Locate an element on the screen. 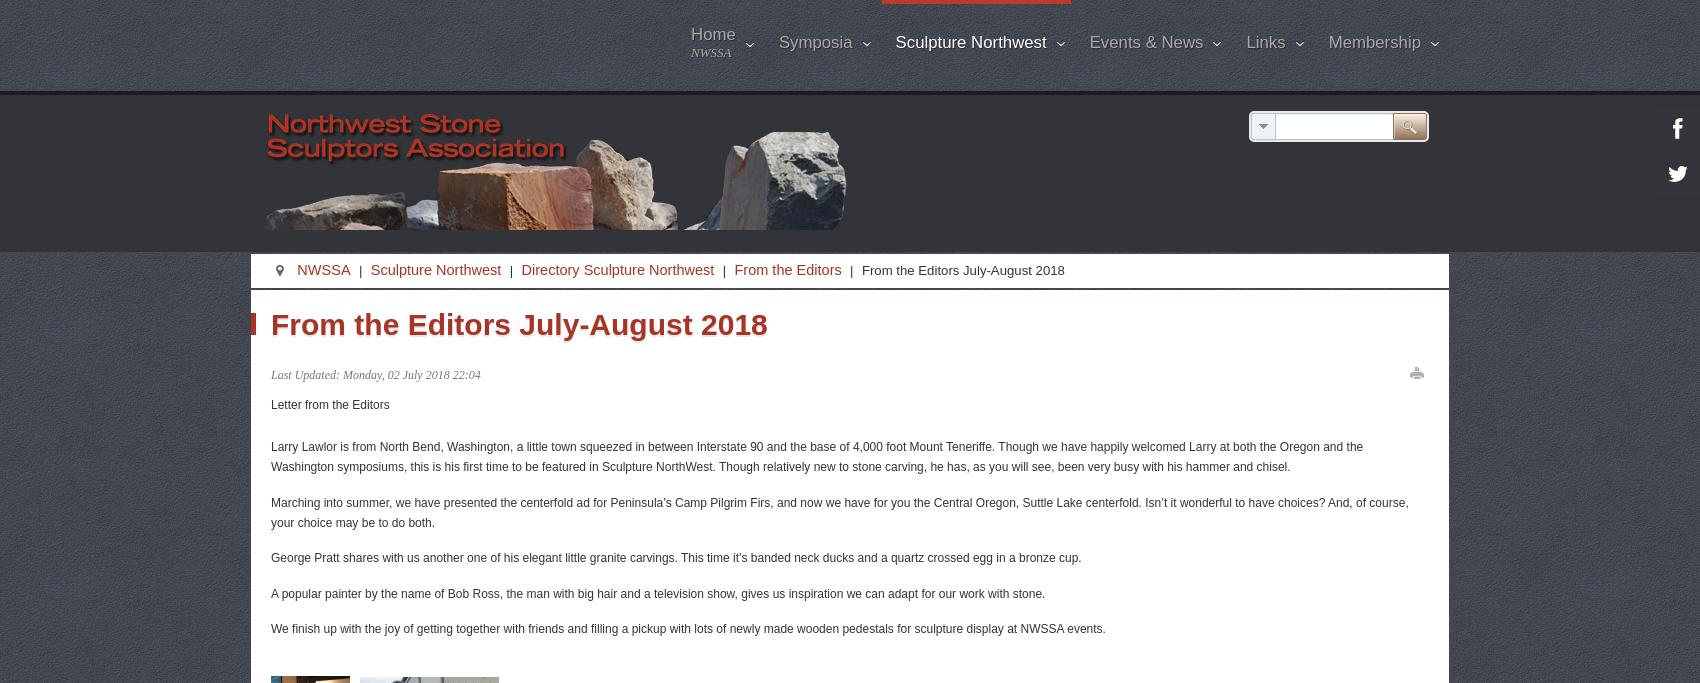 Image resolution: width=1700 pixels, height=683 pixels. 'Directory Sculpture Northwest' is located at coordinates (616, 268).